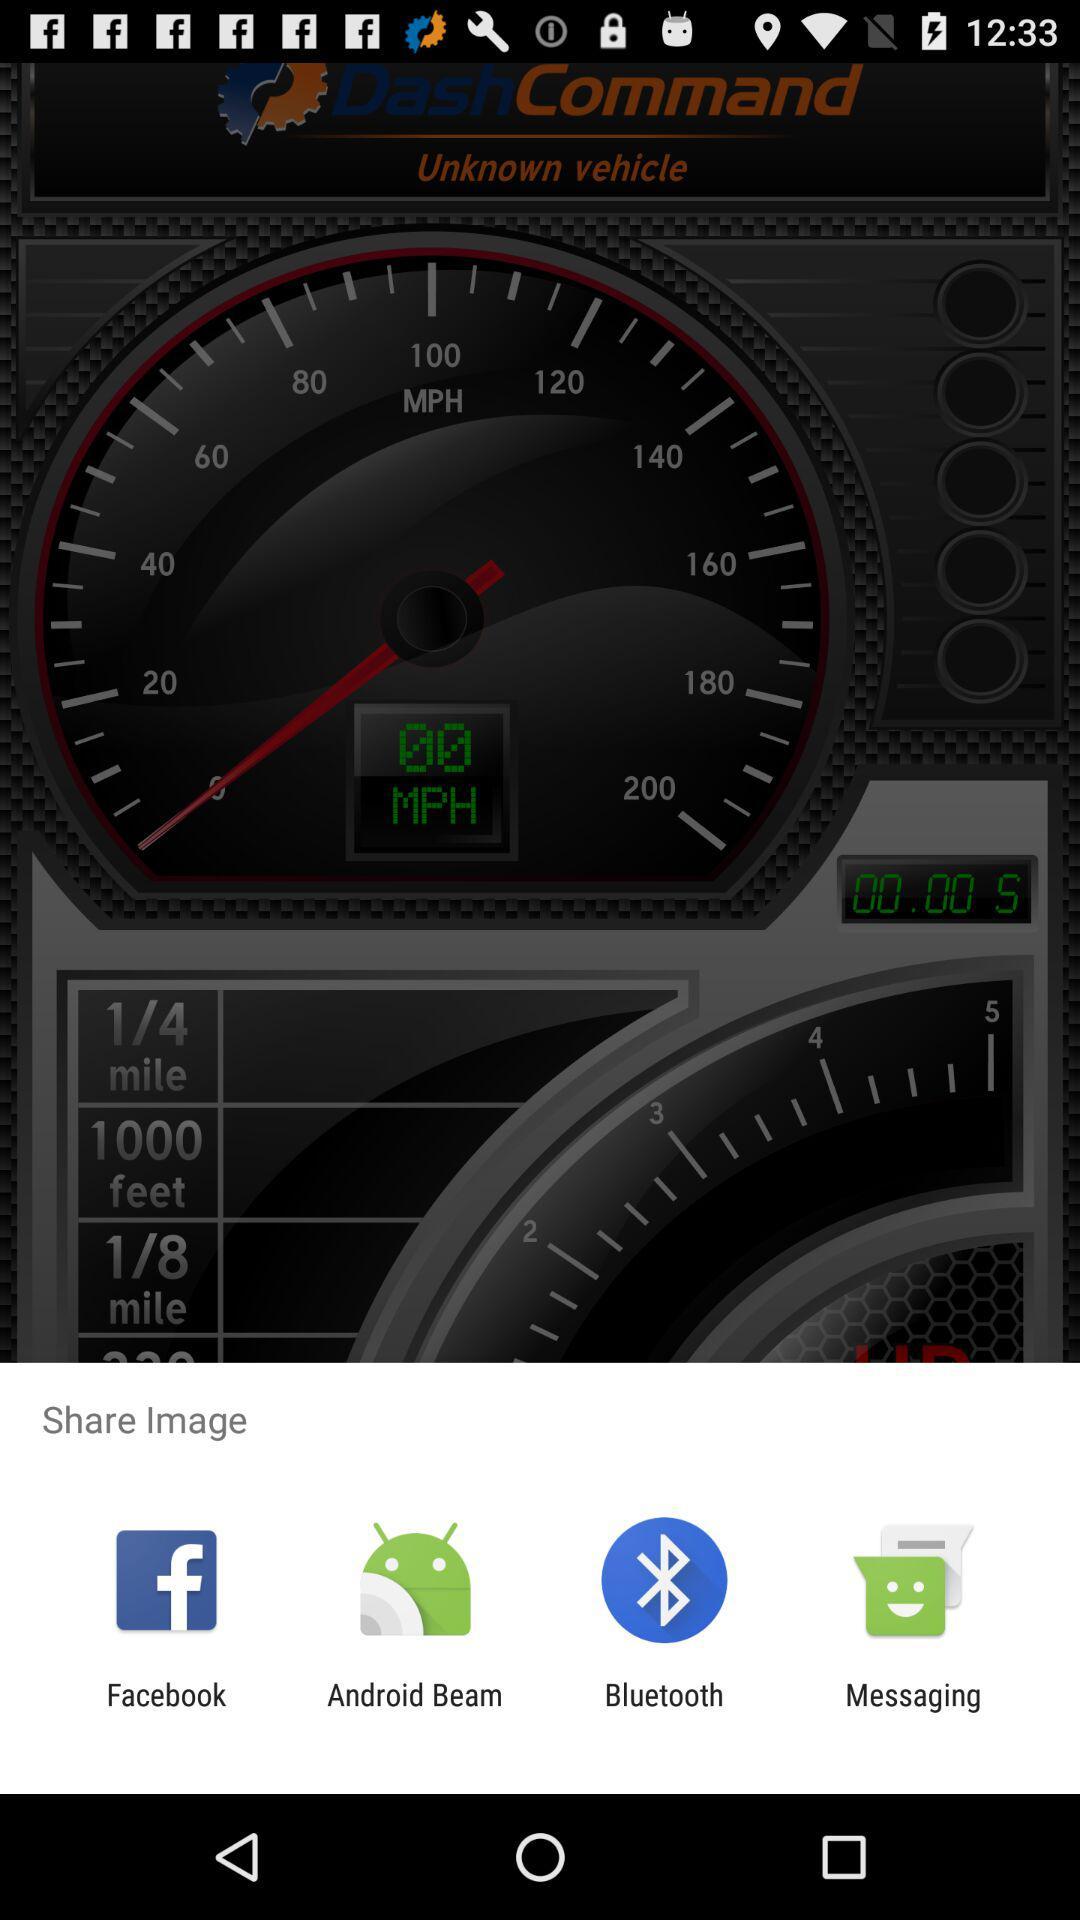 The height and width of the screenshot is (1920, 1080). I want to click on bluetooth item, so click(664, 1711).